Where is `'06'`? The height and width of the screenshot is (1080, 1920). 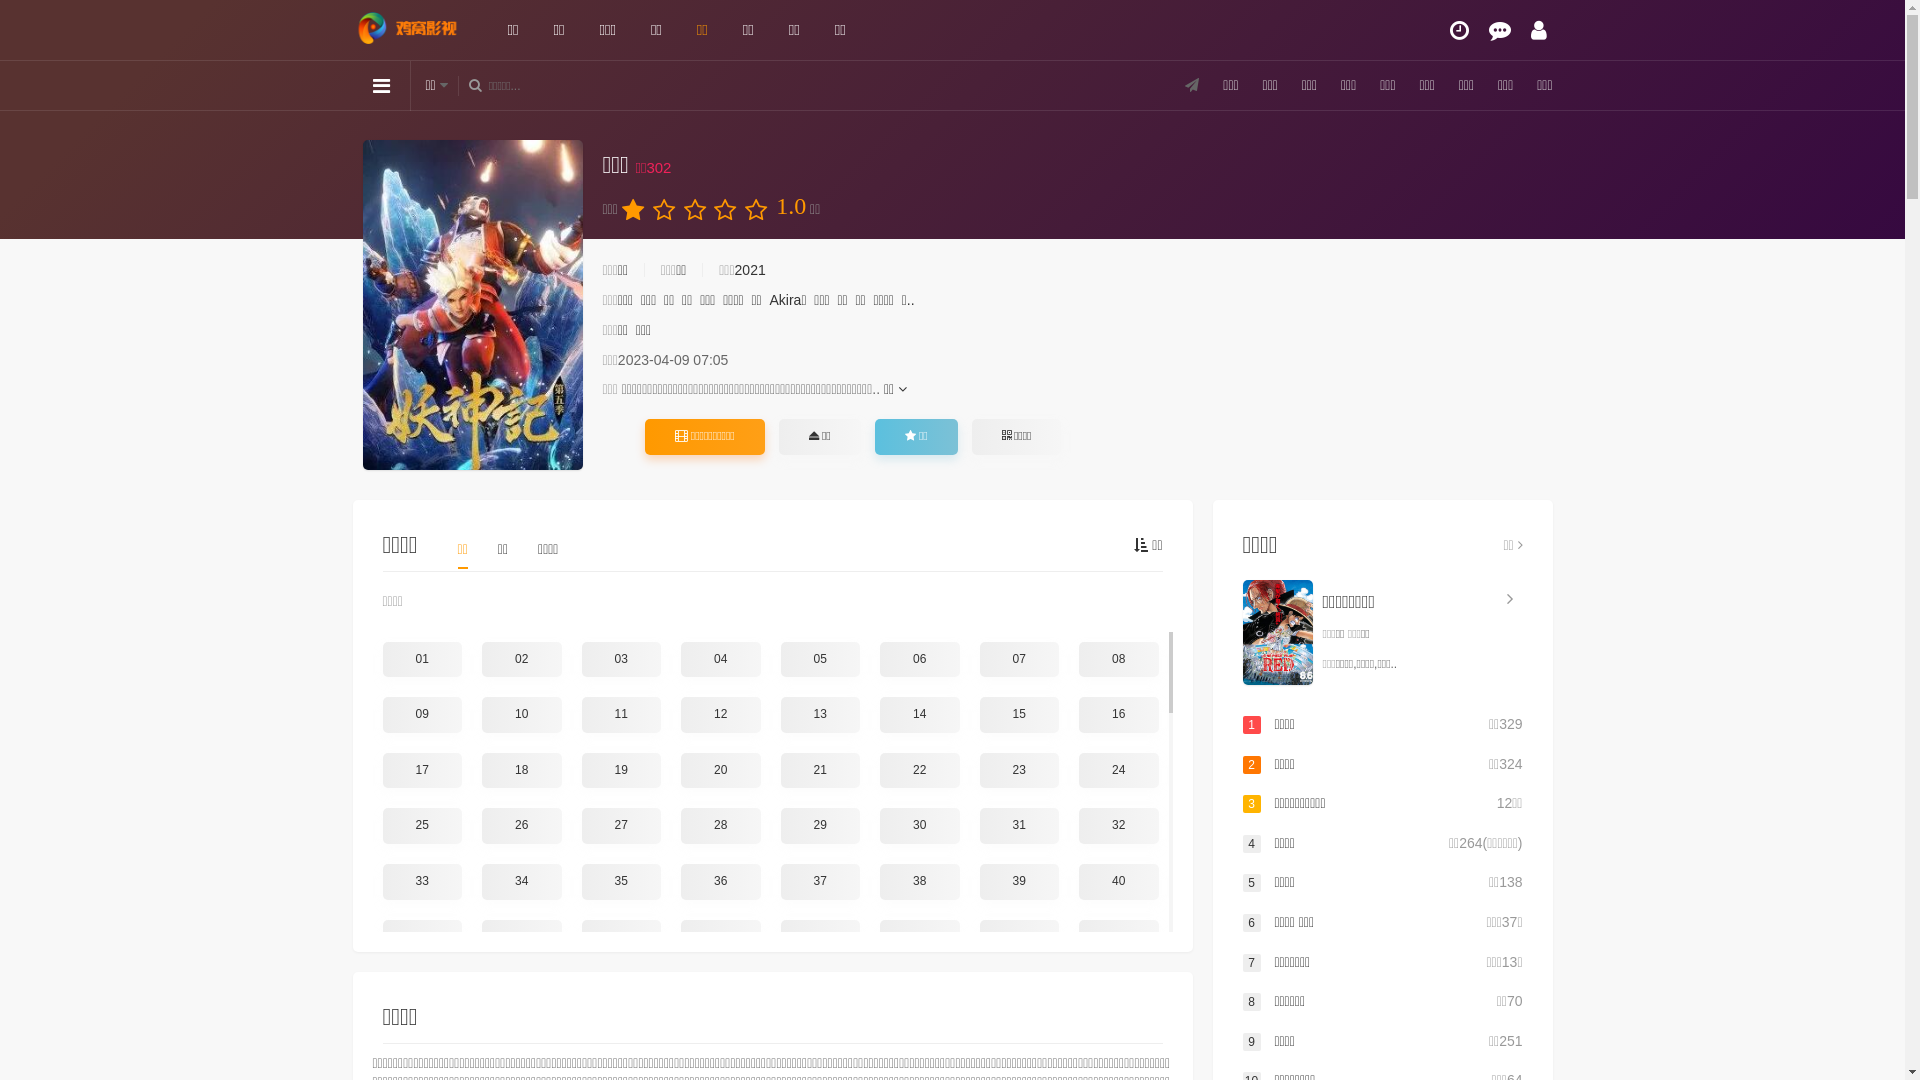
'06' is located at coordinates (919, 659).